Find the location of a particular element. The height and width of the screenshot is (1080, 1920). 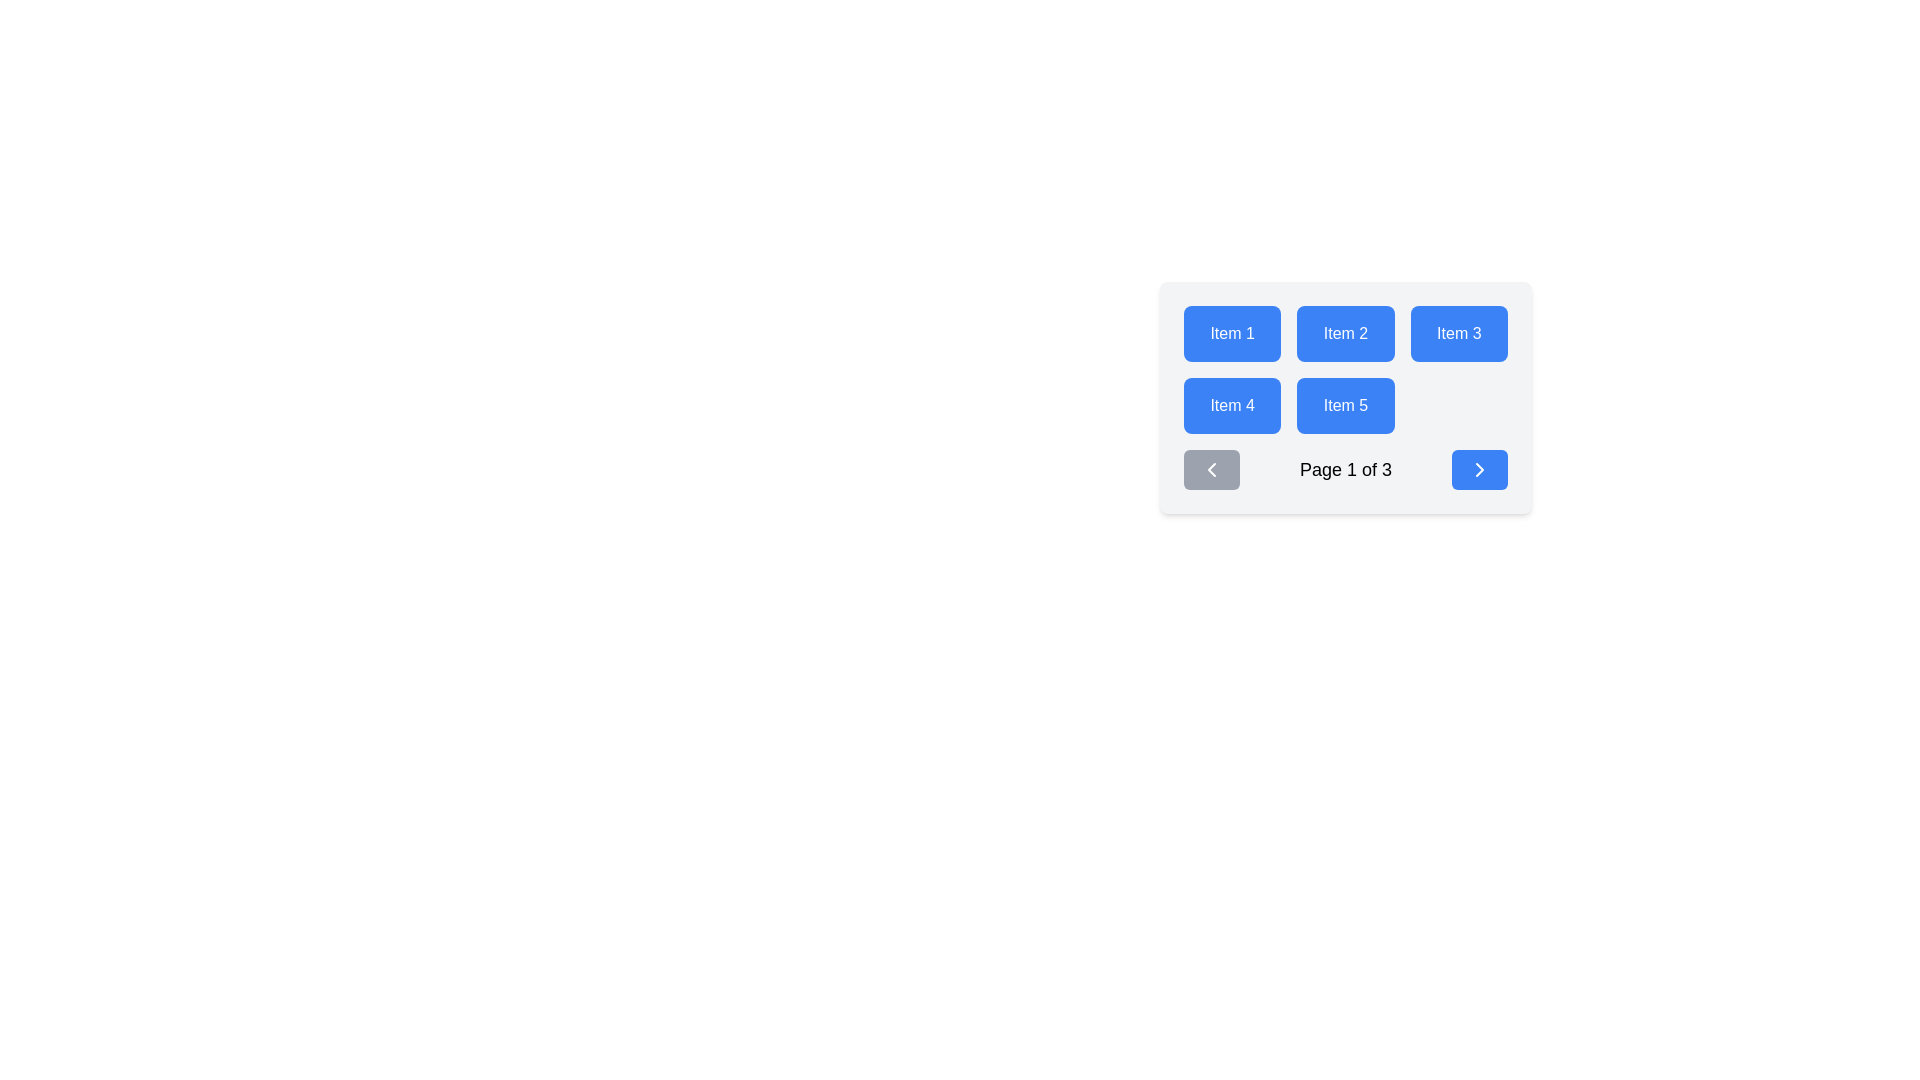

the chevron right icon is located at coordinates (1479, 470).